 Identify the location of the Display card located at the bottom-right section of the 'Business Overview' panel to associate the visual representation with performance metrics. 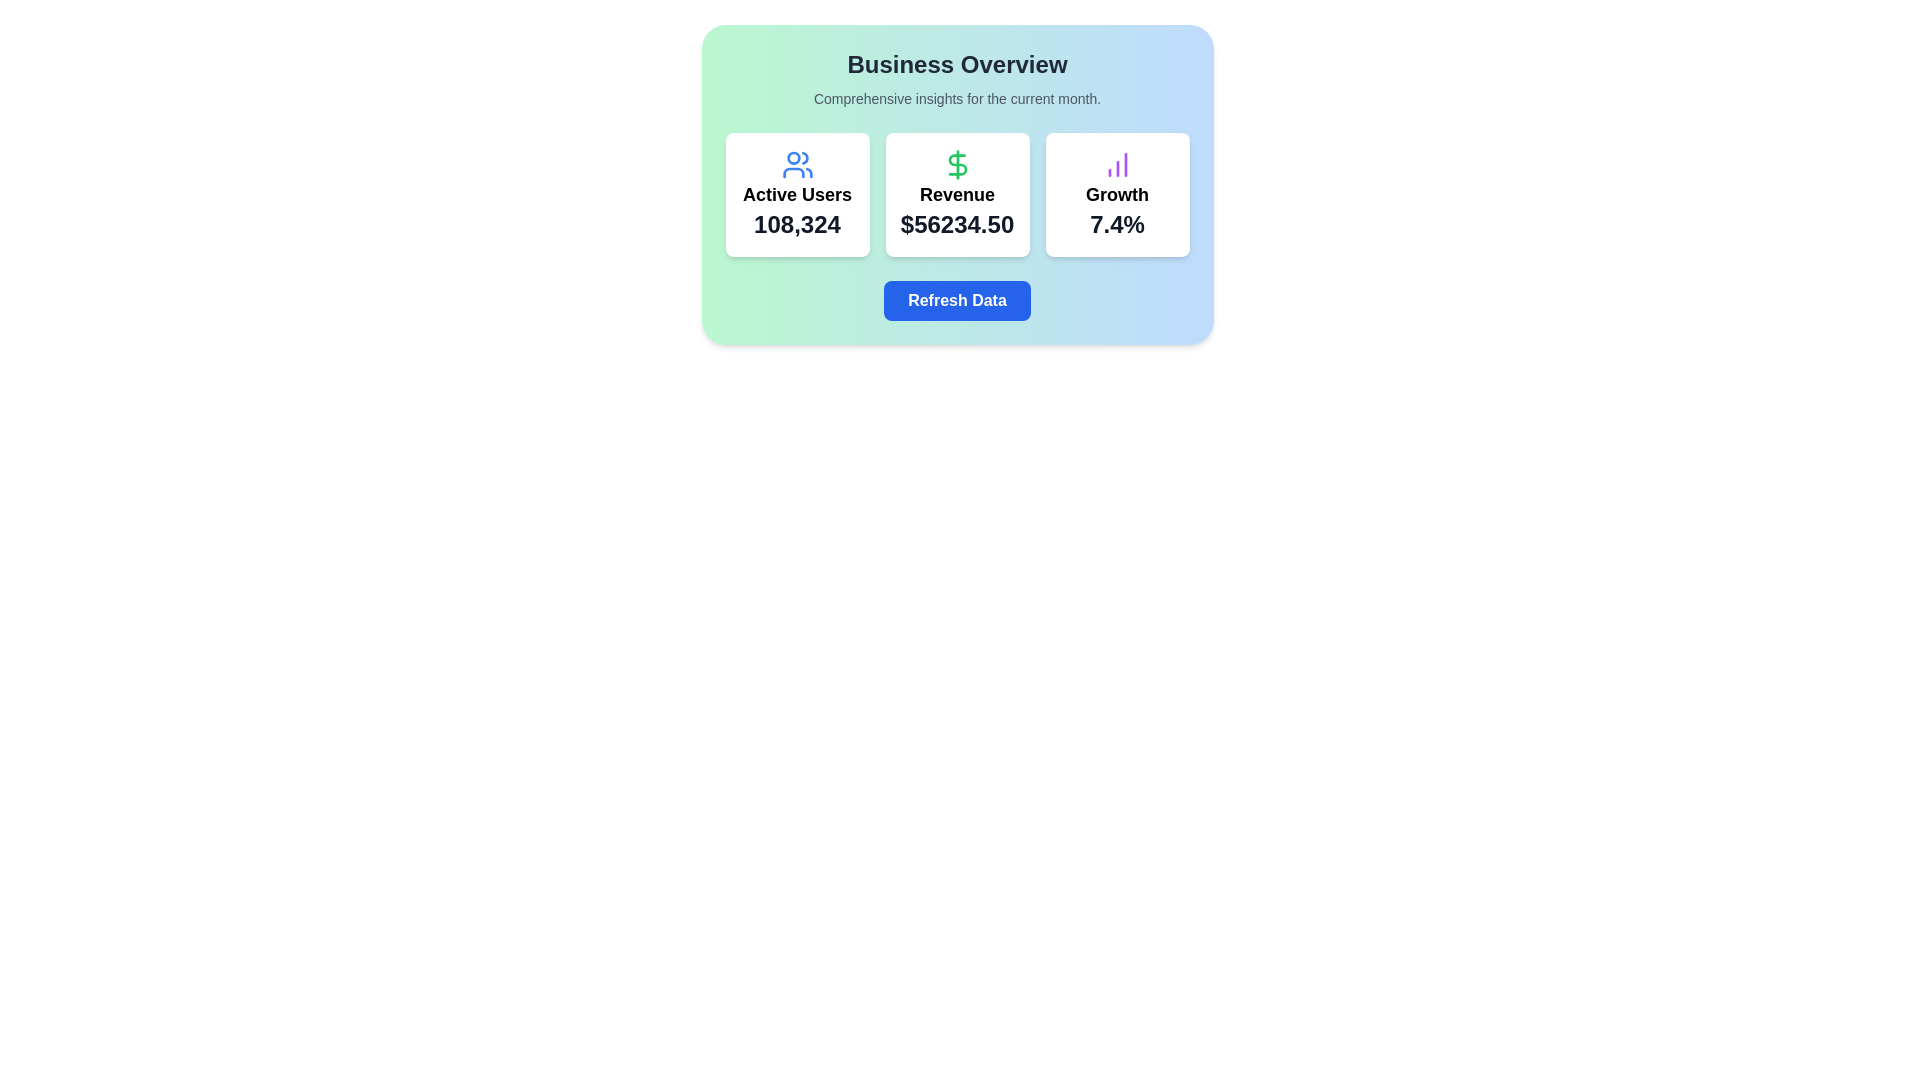
(1116, 195).